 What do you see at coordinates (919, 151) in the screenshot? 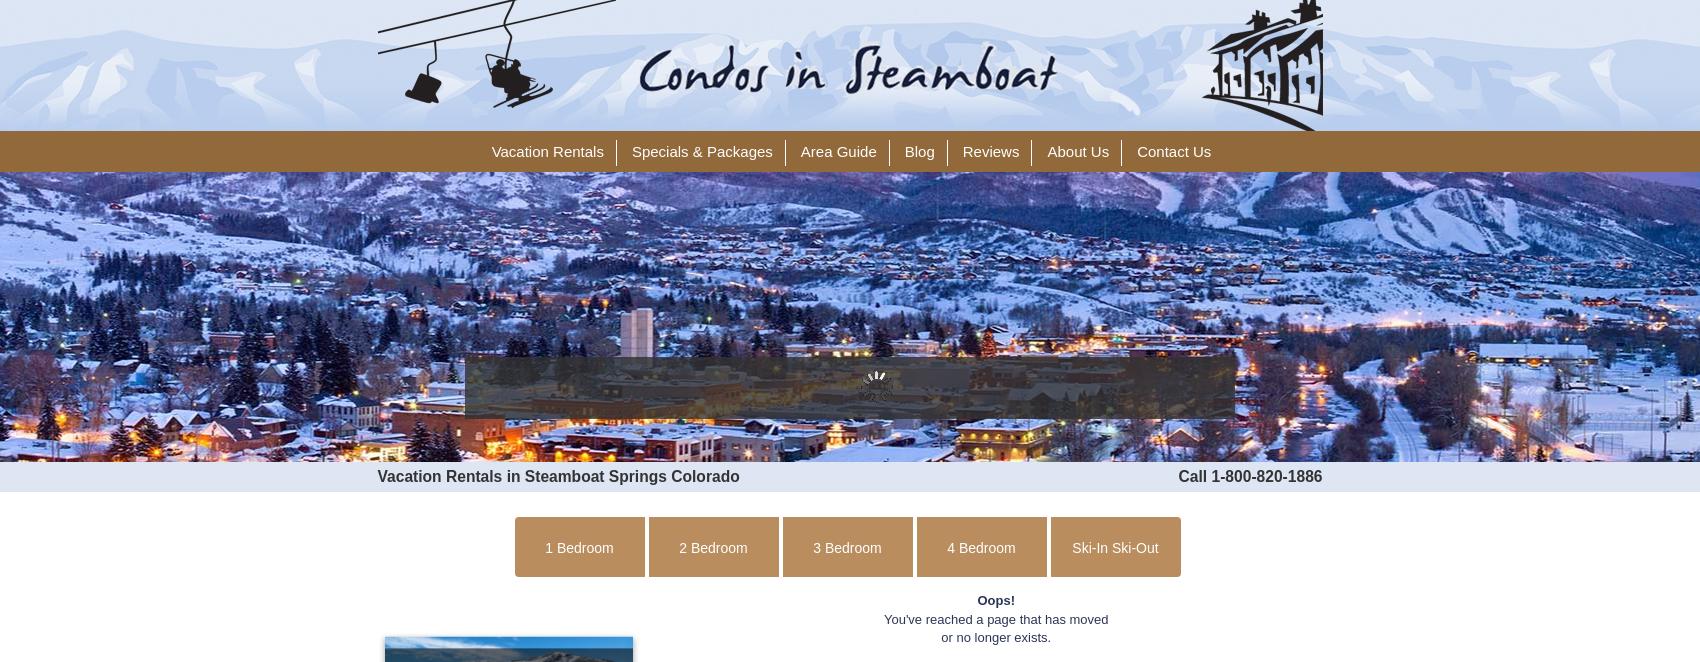
I see `'Blog'` at bounding box center [919, 151].